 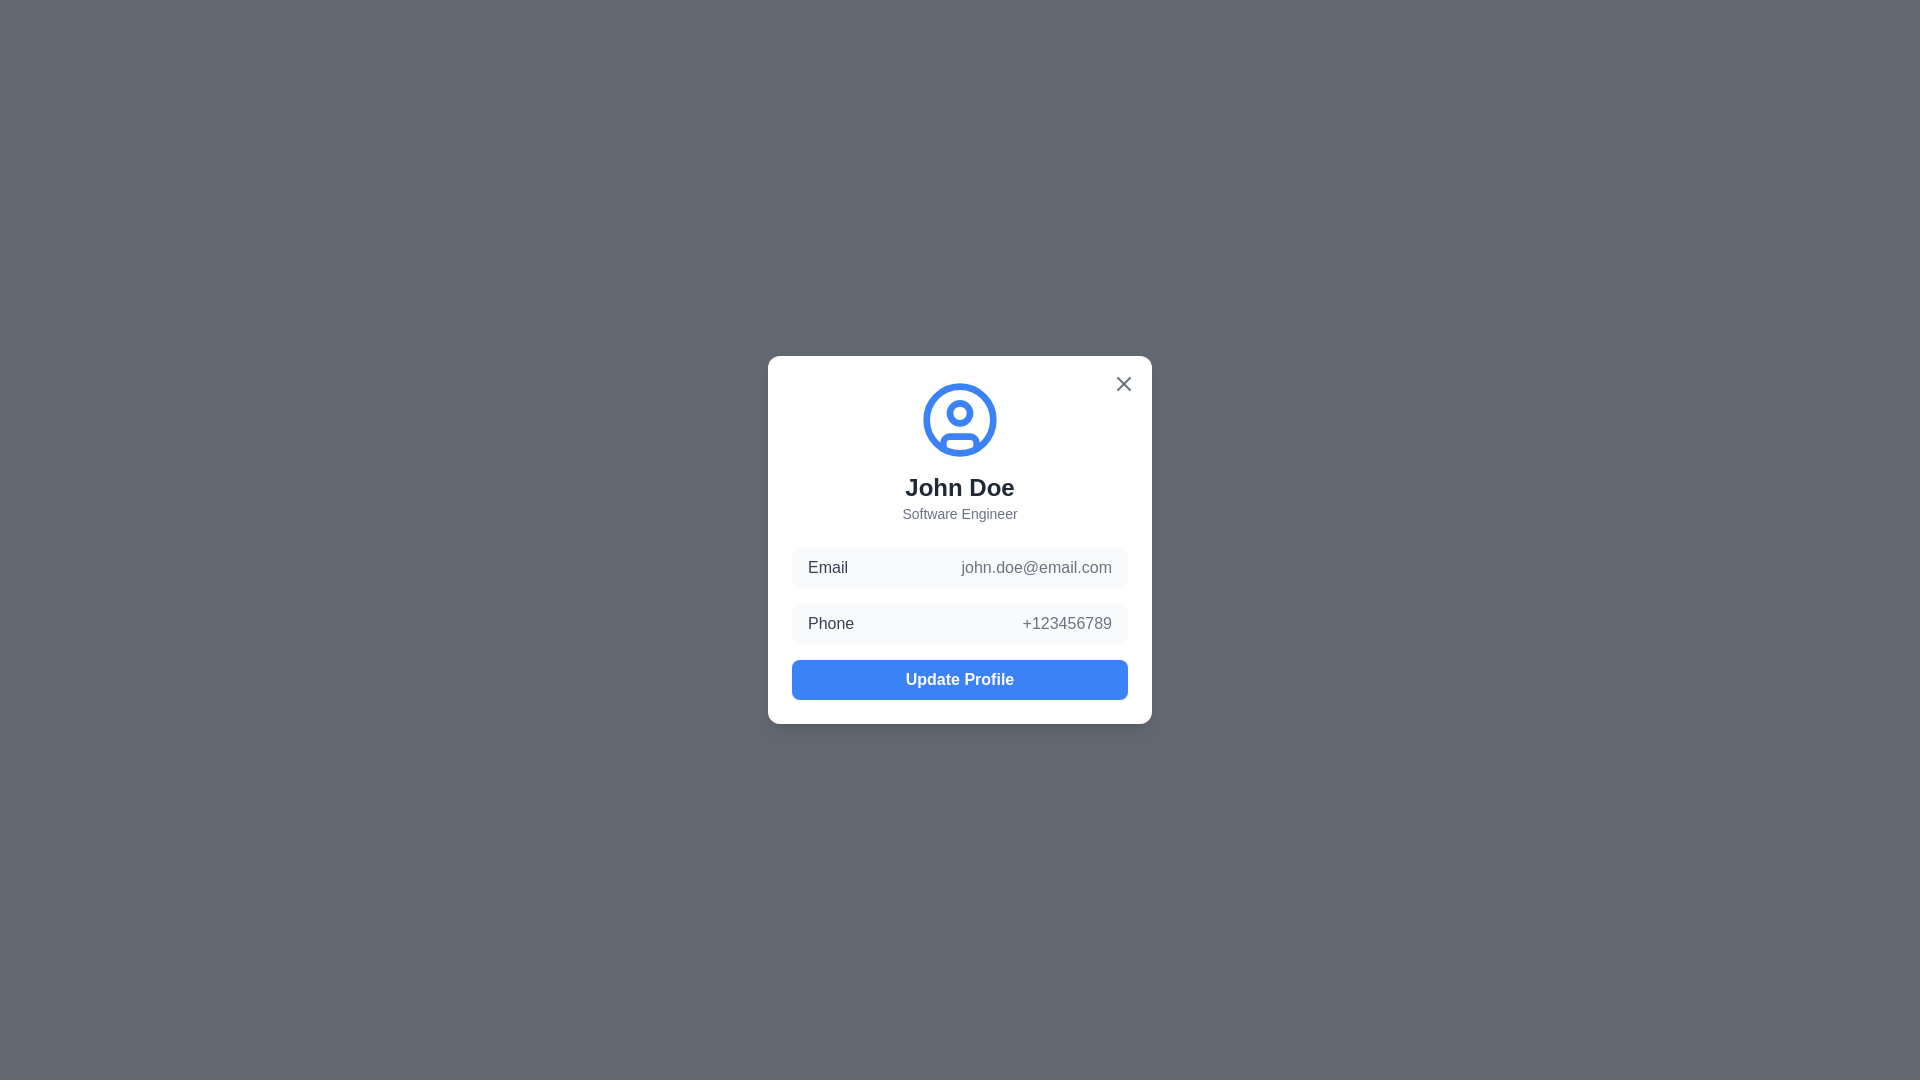 What do you see at coordinates (831, 623) in the screenshot?
I see `the 'Phone' text label, which is a medium-weight gray text positioned to the left of the contact number in a user profile card` at bounding box center [831, 623].